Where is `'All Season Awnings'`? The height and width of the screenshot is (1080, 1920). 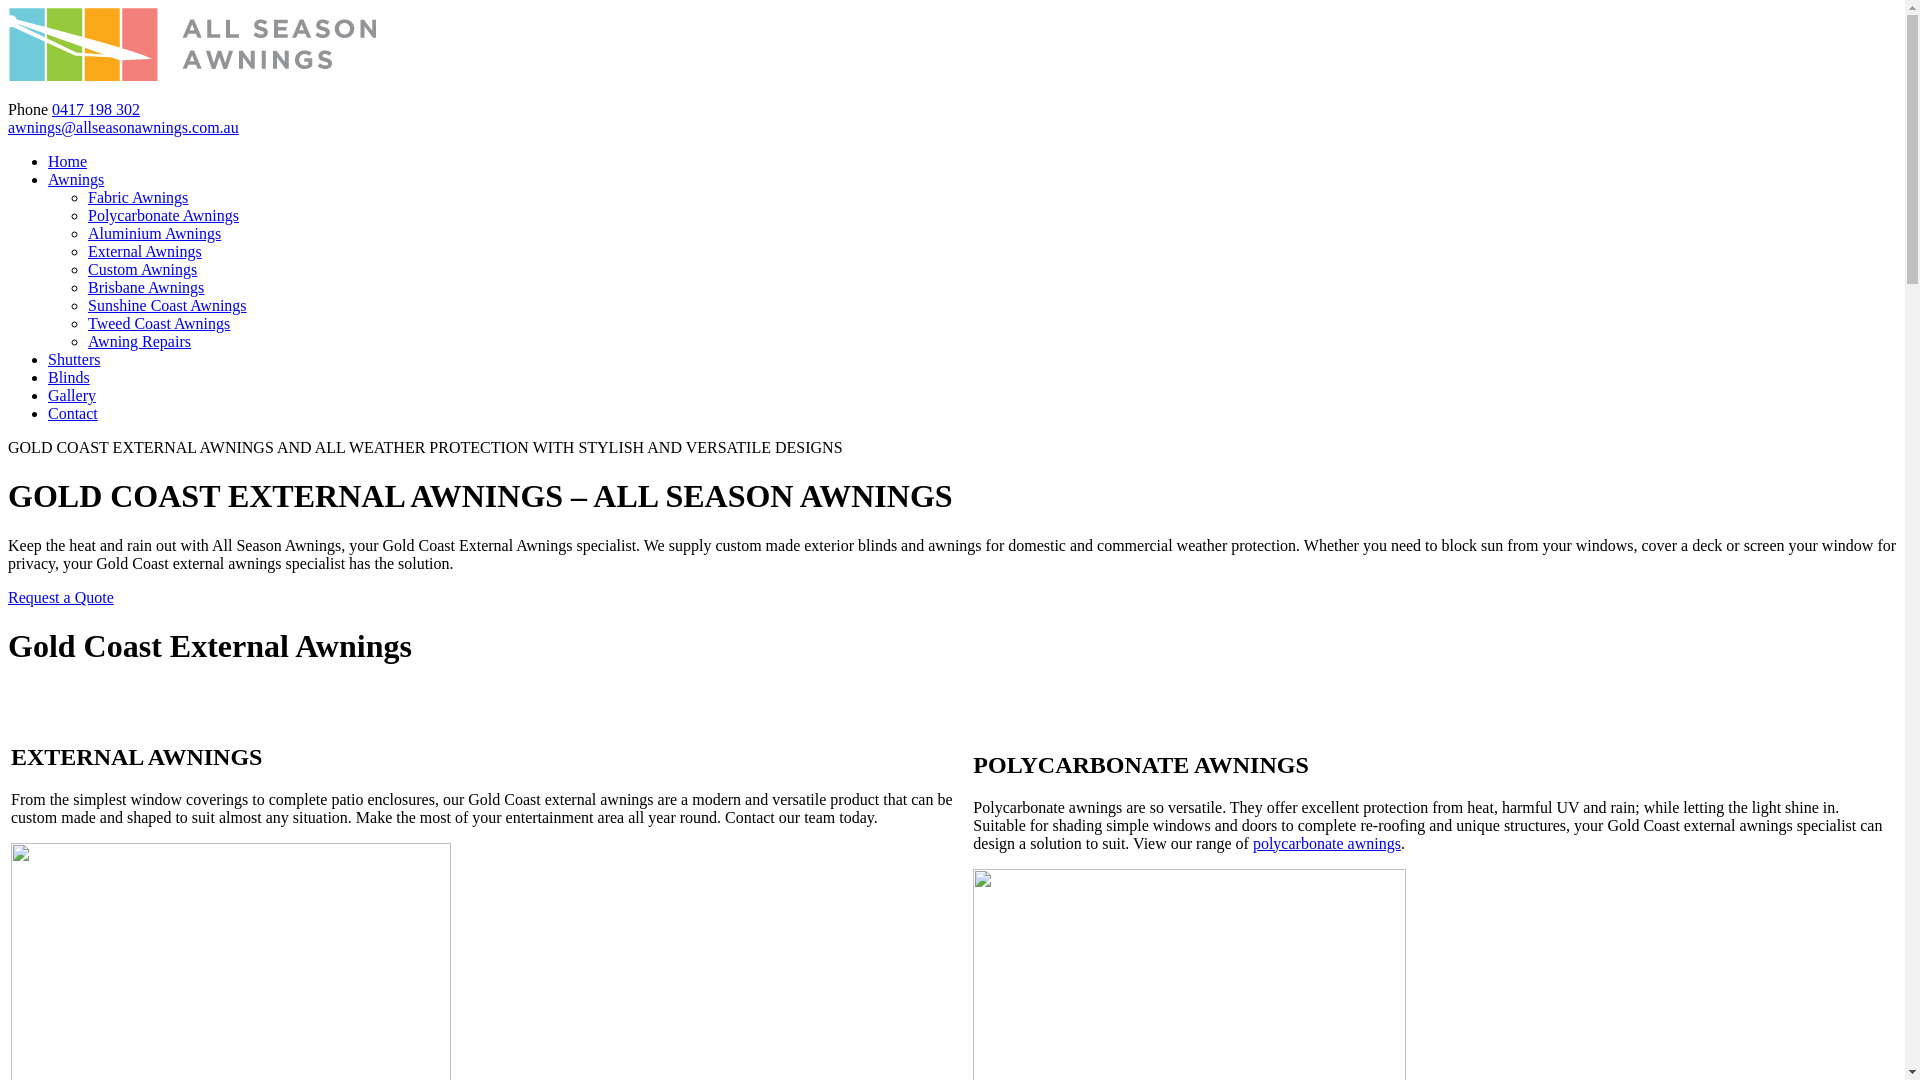 'All Season Awnings' is located at coordinates (192, 74).